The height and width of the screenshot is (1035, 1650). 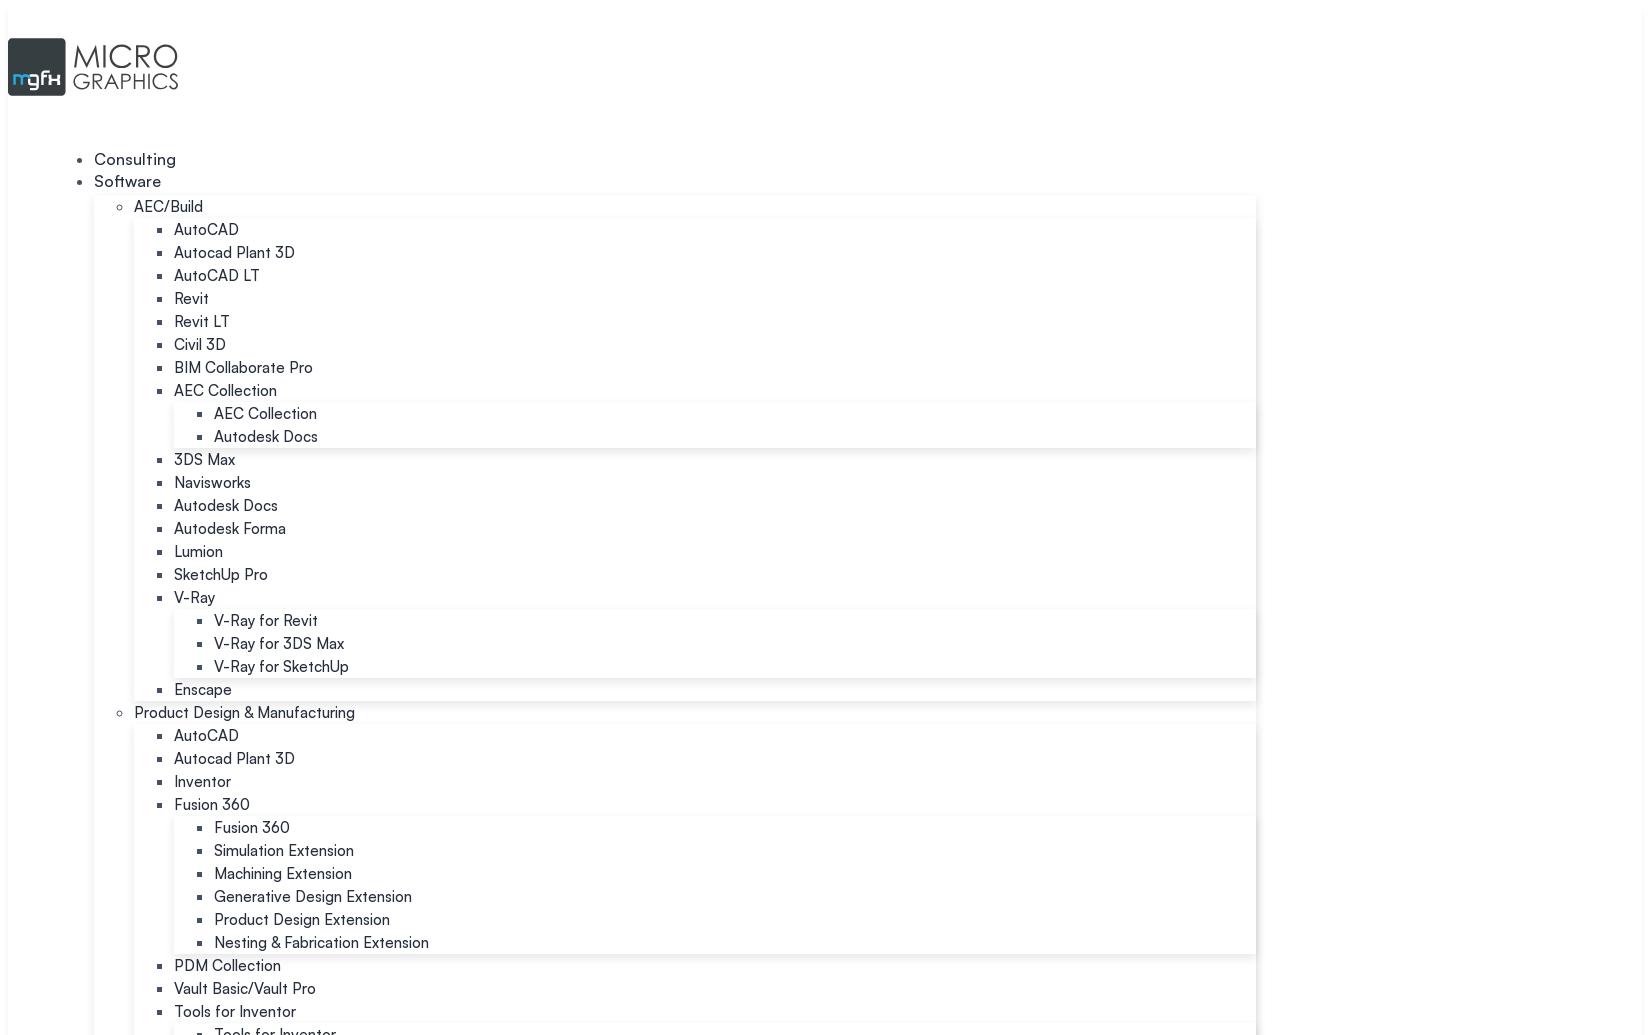 I want to click on 'Nesting & Fabrication Extension', so click(x=321, y=941).